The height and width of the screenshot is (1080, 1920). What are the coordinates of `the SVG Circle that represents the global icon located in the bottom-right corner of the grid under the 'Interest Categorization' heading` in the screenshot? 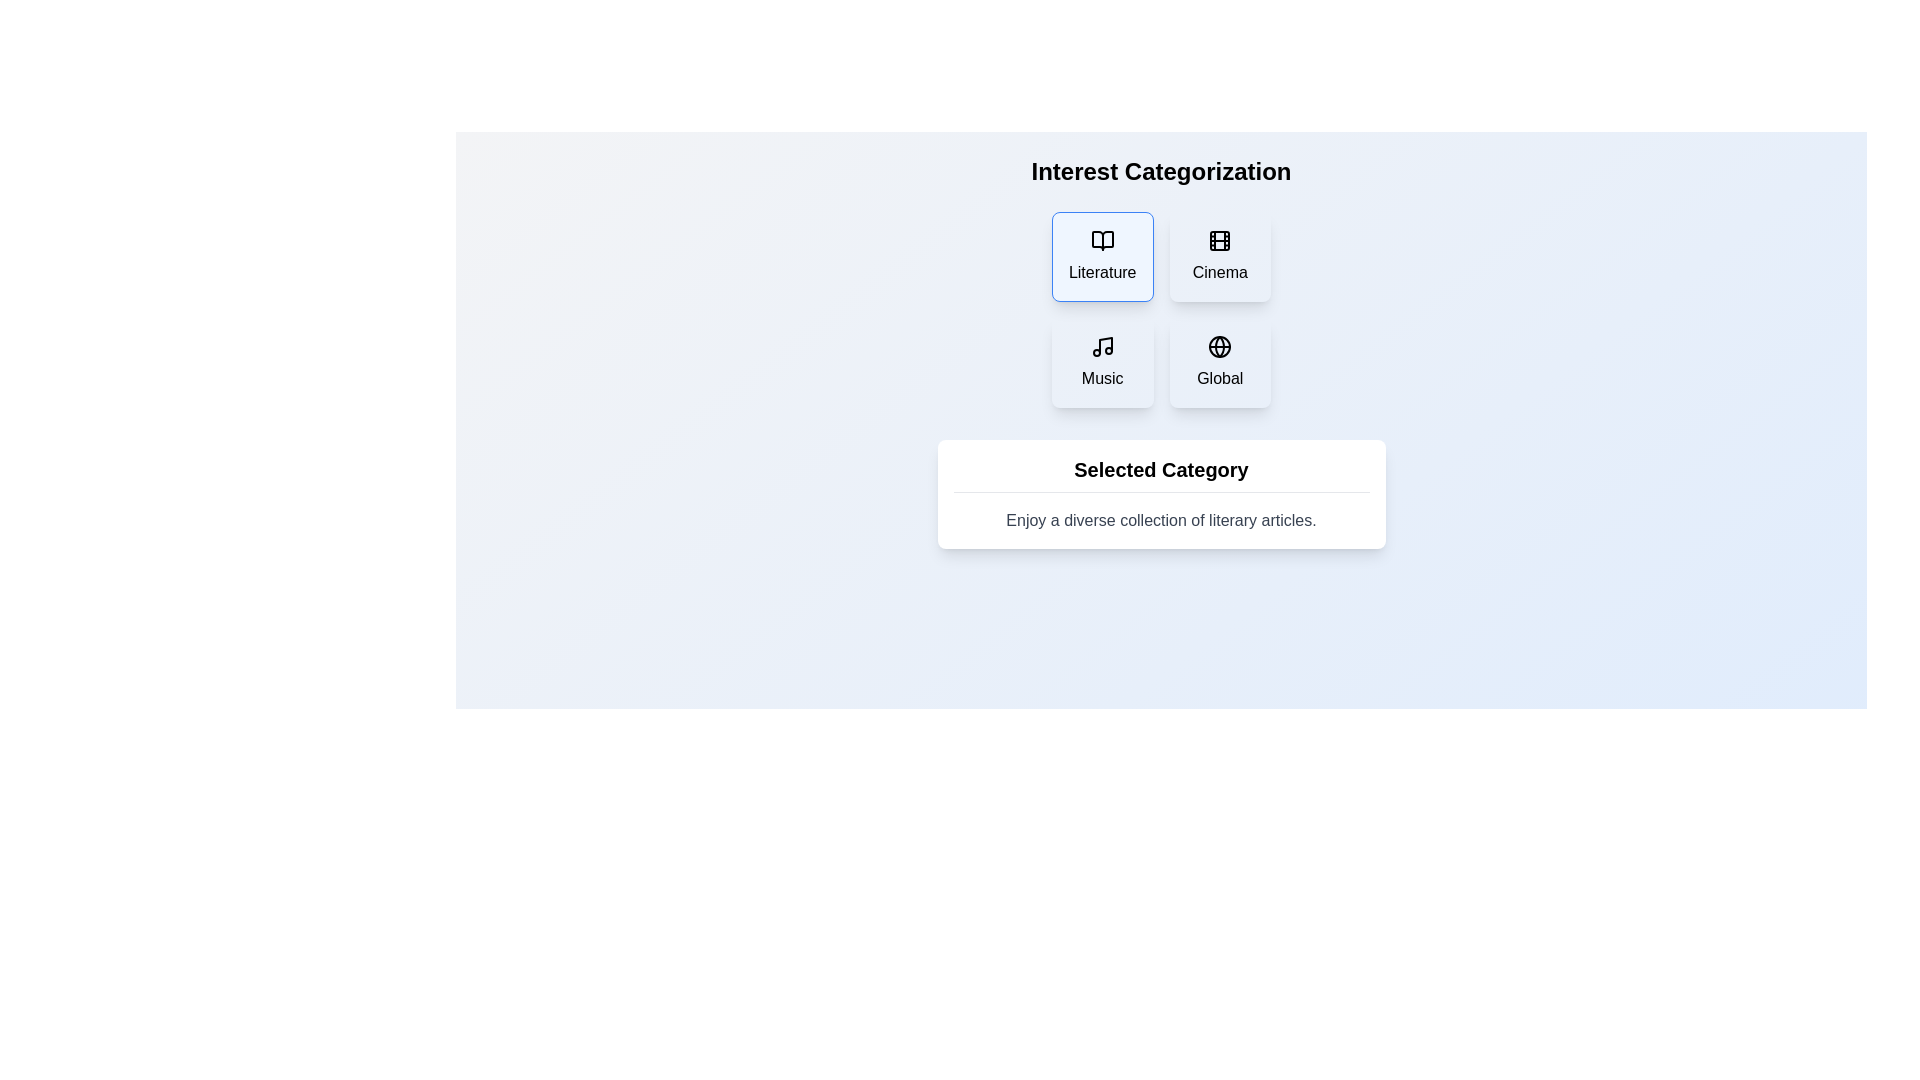 It's located at (1219, 346).